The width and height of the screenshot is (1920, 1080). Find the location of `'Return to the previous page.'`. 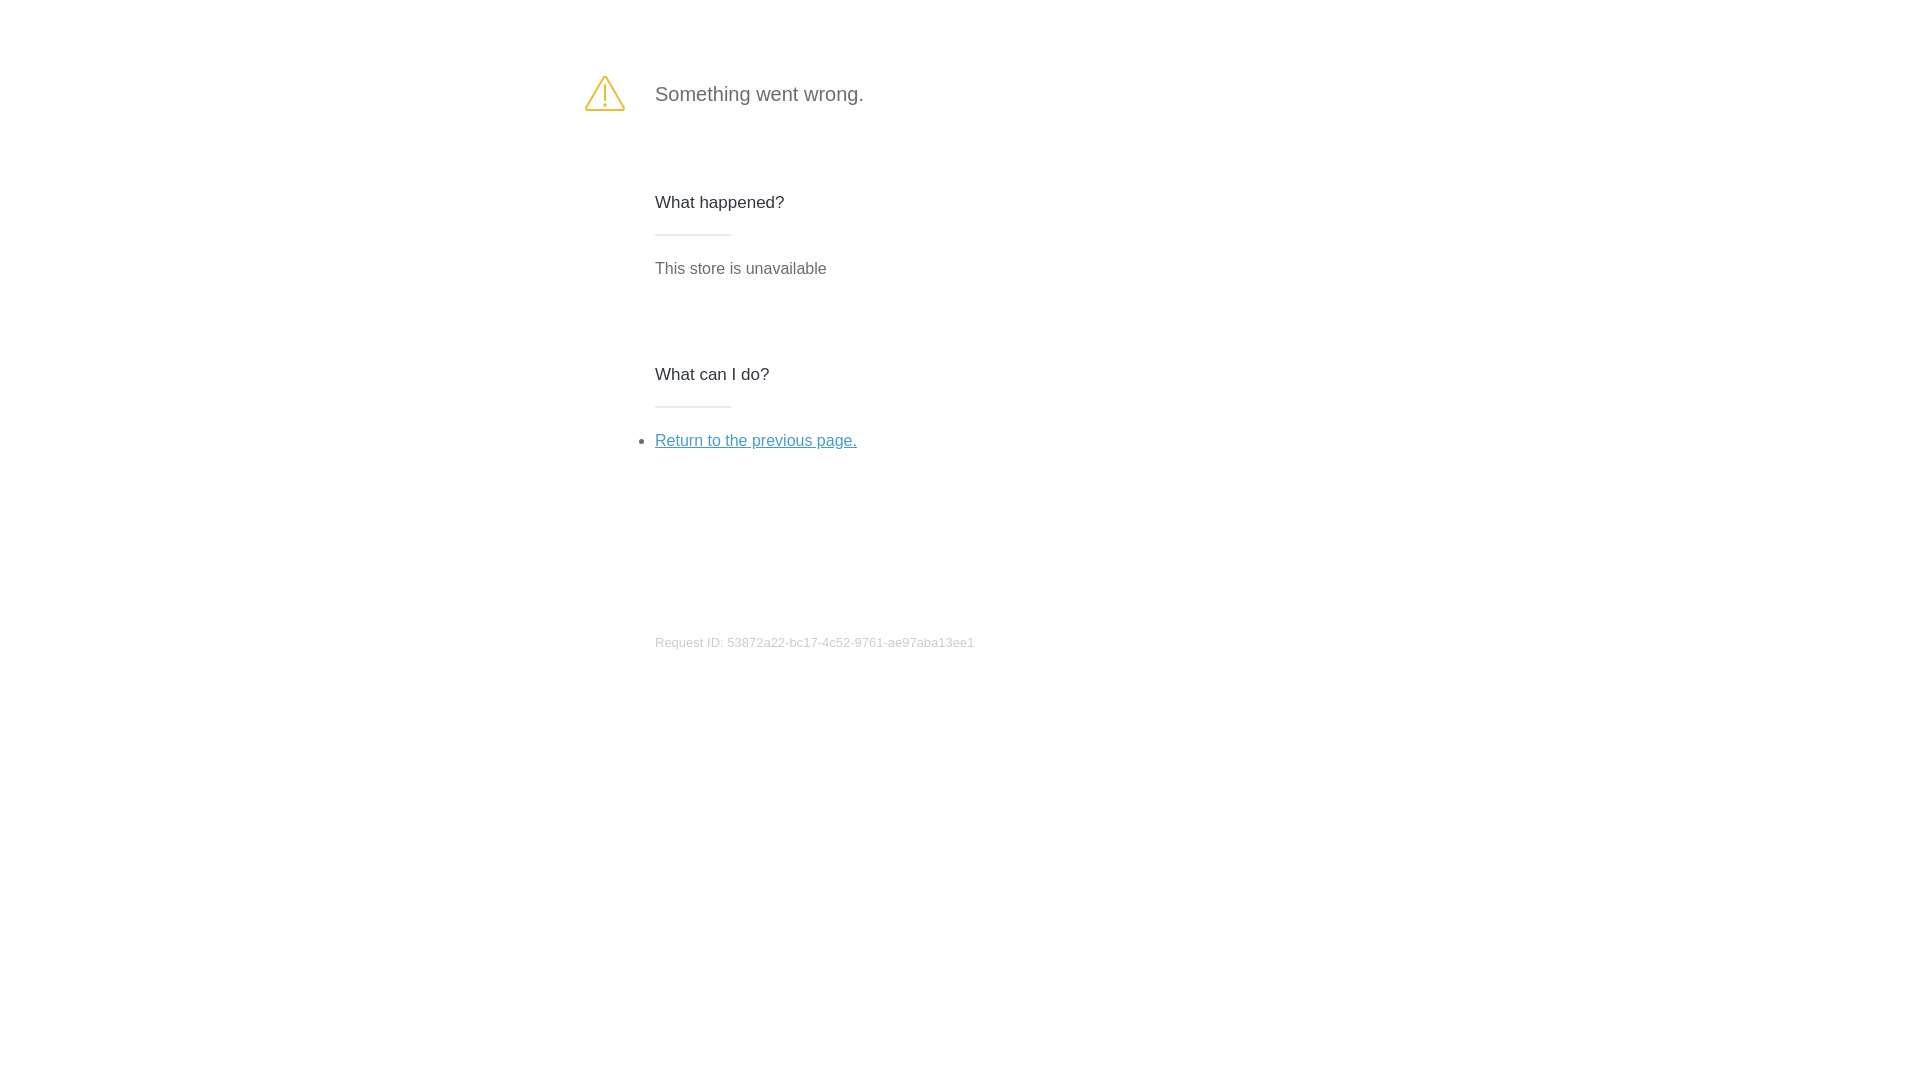

'Return to the previous page.' is located at coordinates (654, 439).